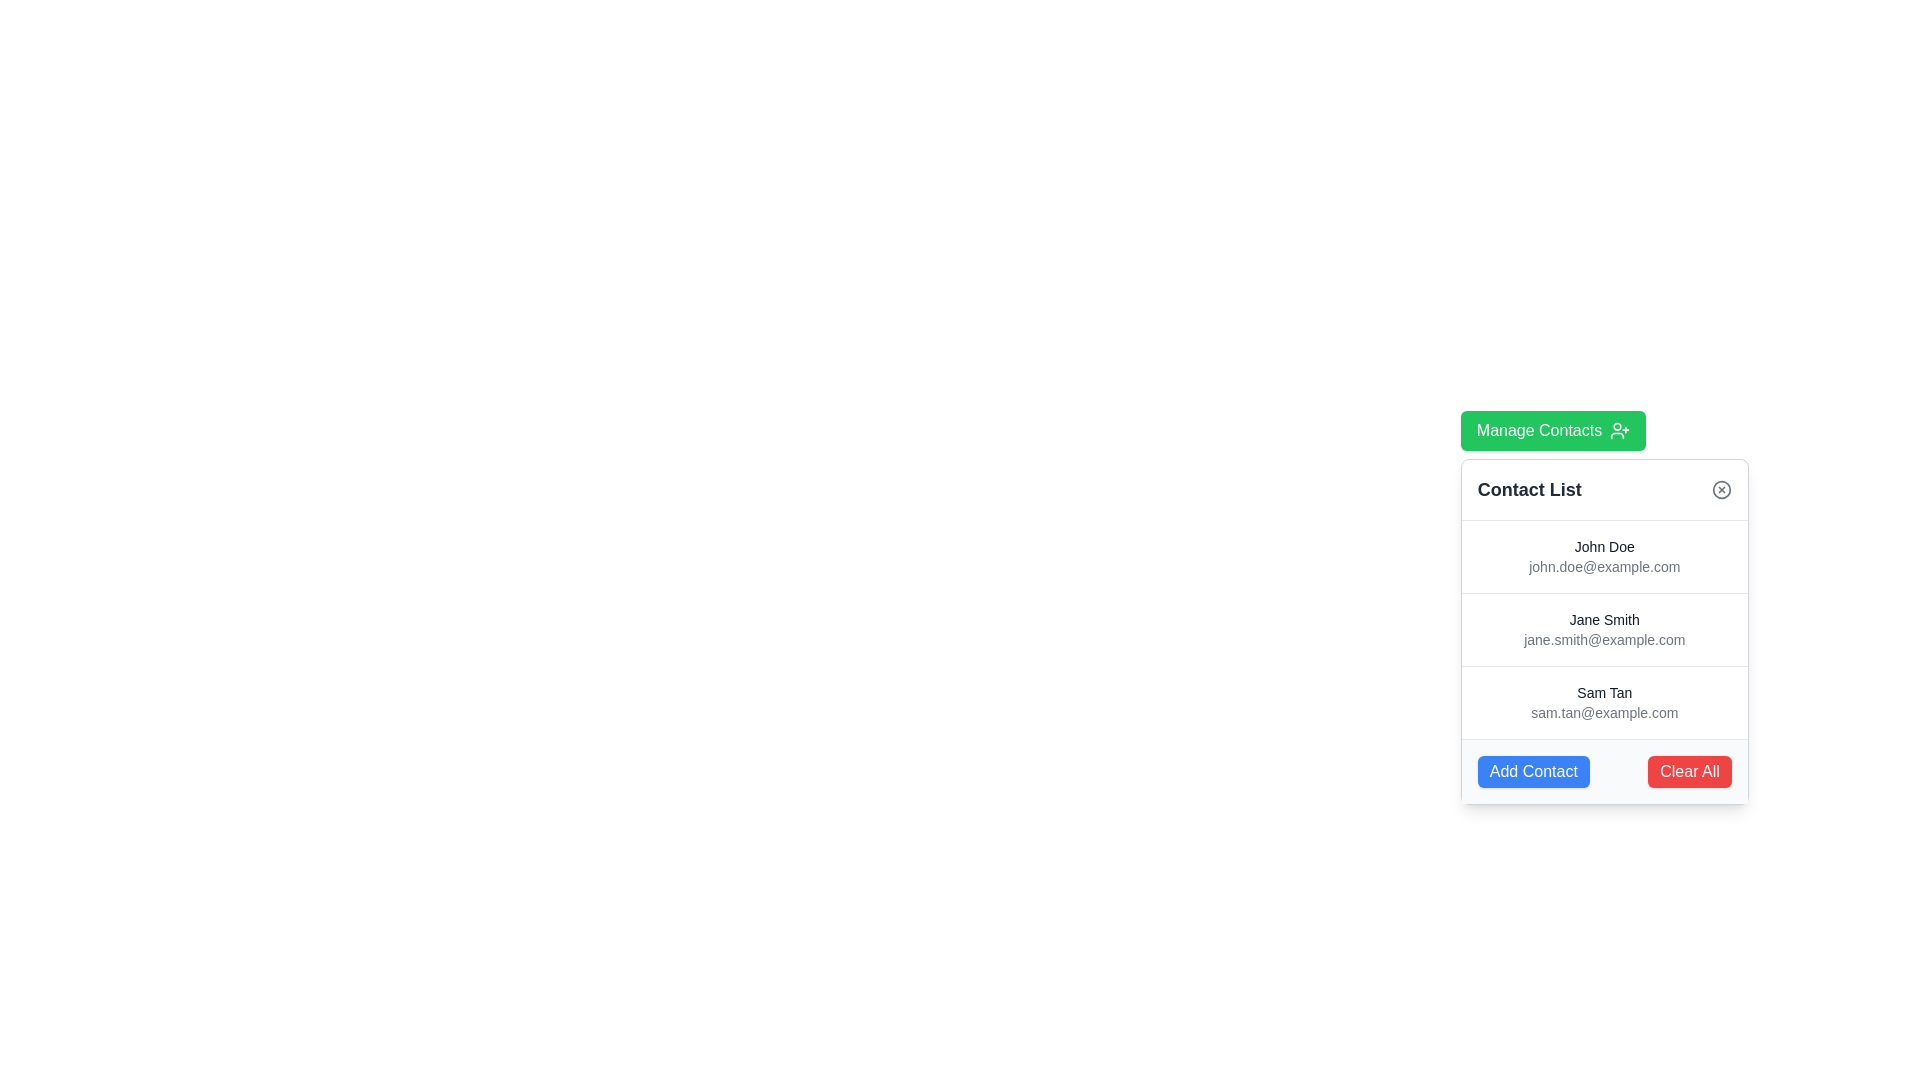 The height and width of the screenshot is (1080, 1920). I want to click on the 'Close' or 'Clear' button in the 'Contact List' section, so click(1720, 489).